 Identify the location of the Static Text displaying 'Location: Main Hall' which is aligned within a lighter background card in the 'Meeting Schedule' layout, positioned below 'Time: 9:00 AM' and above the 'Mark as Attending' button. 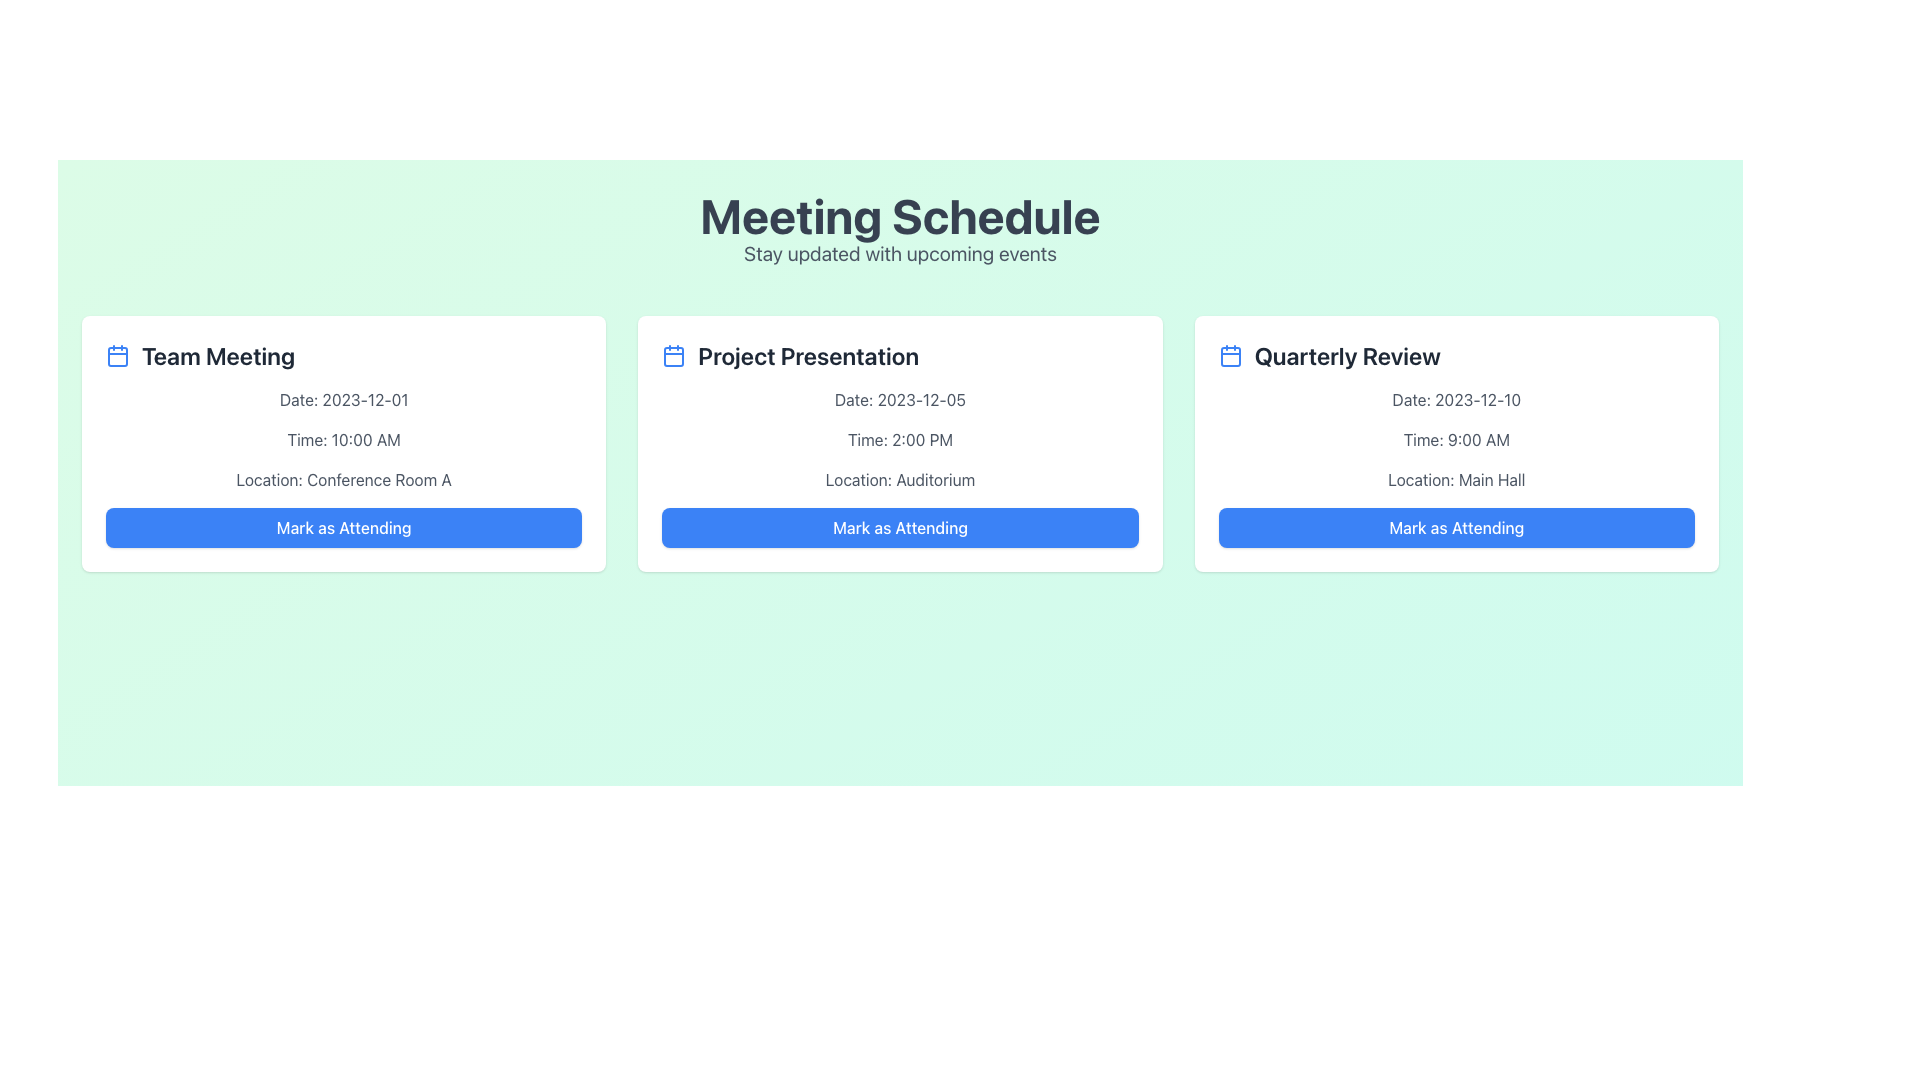
(1456, 479).